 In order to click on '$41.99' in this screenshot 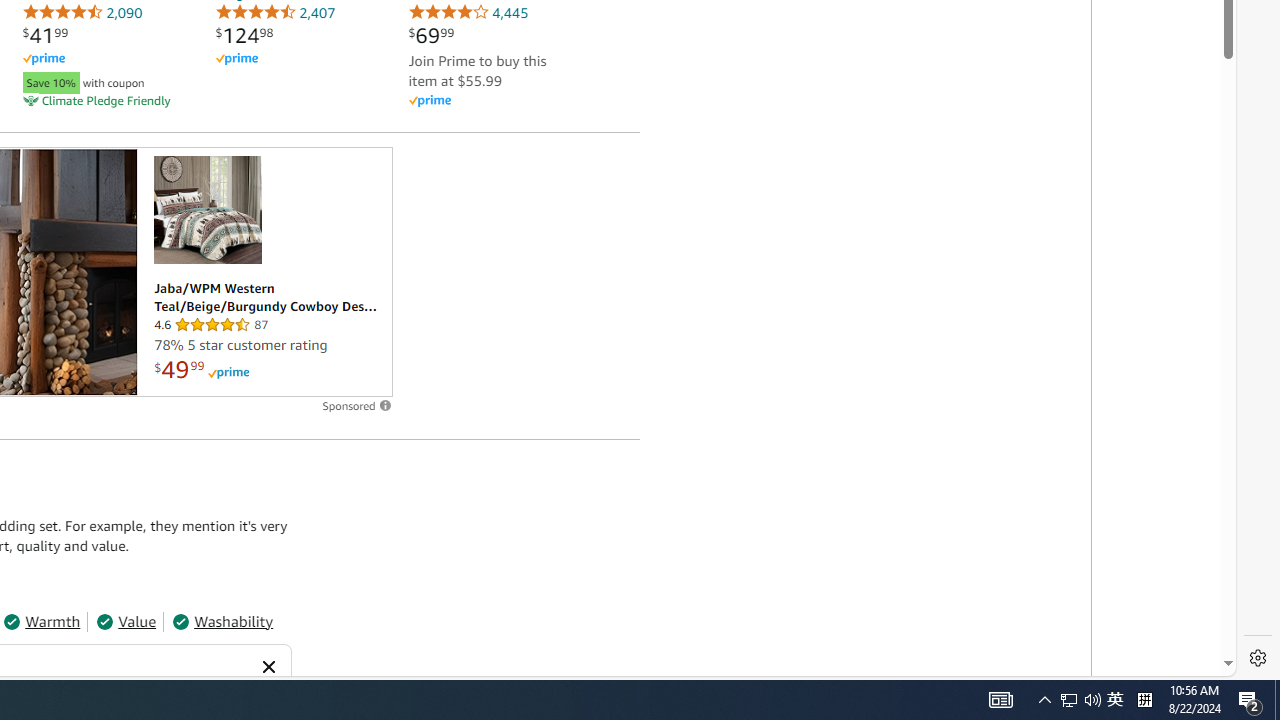, I will do `click(45, 35)`.